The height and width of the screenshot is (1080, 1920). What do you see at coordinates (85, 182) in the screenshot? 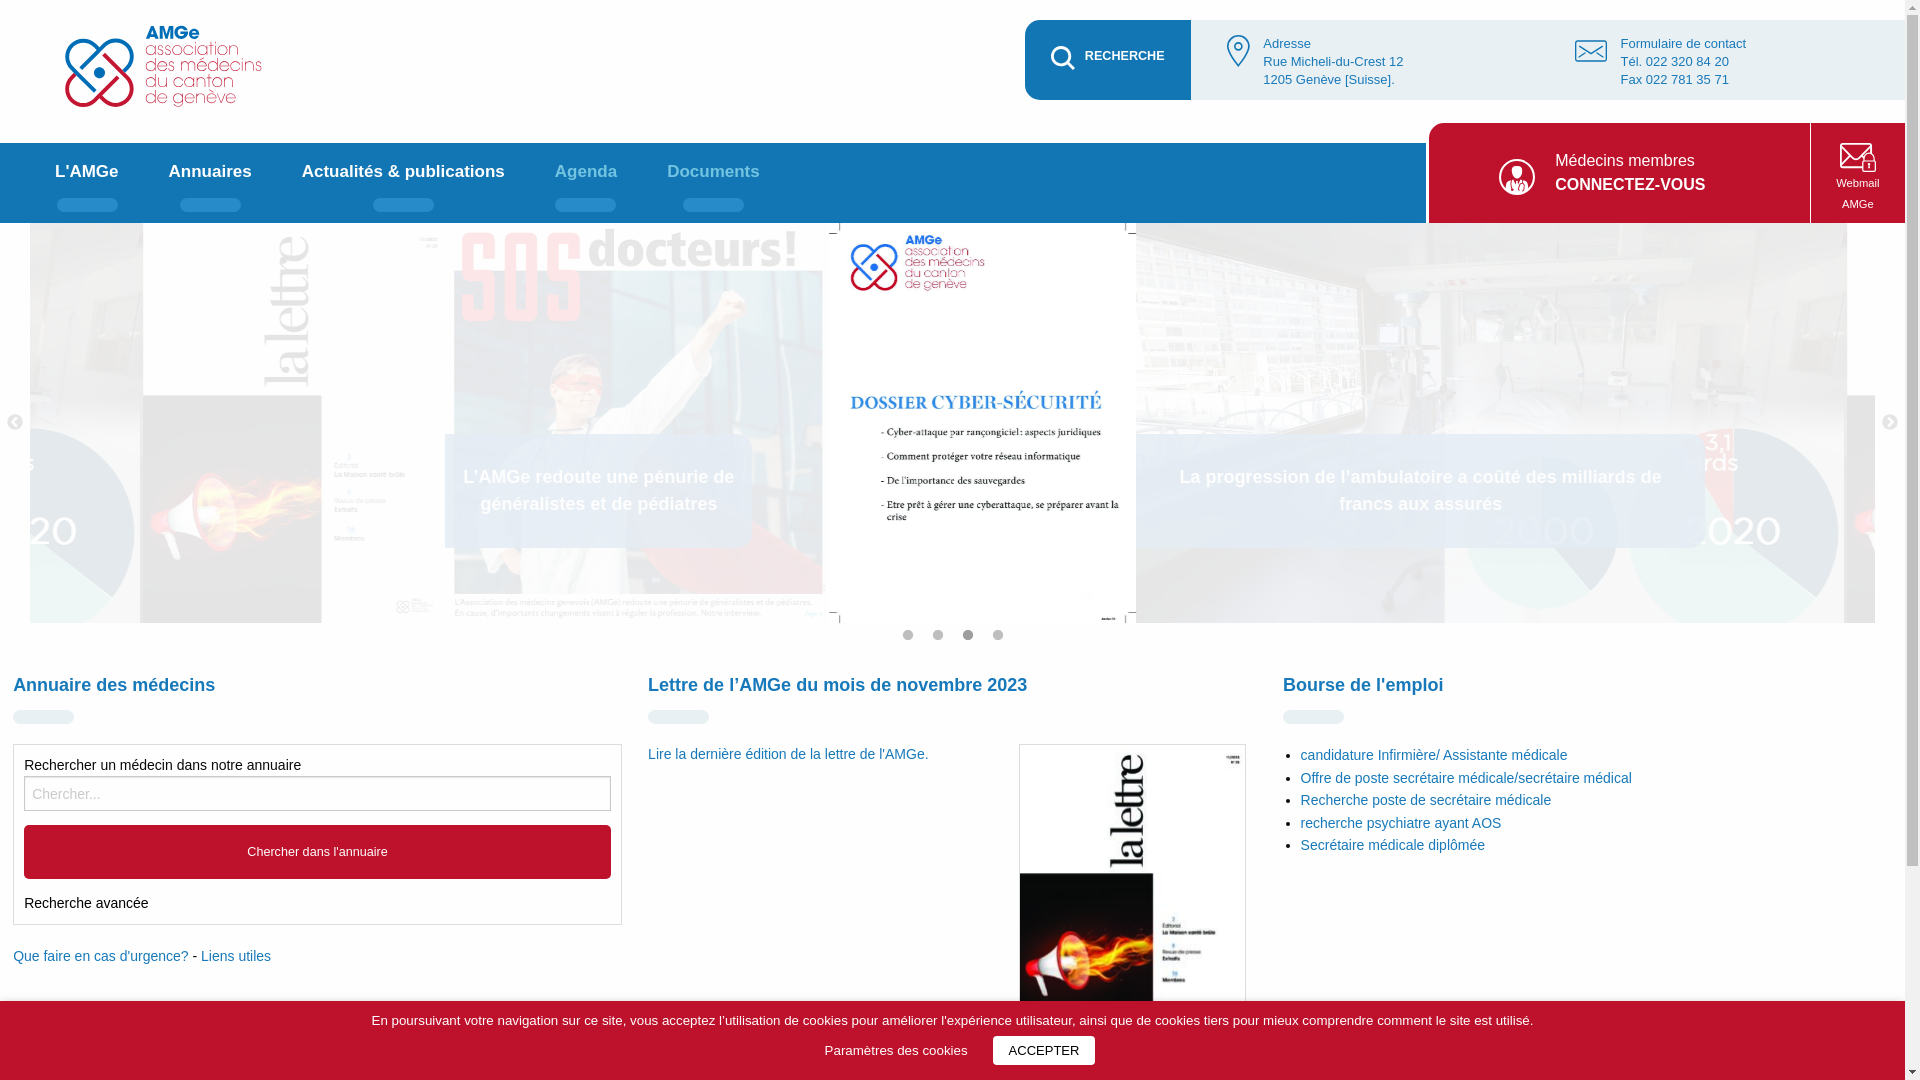
I see `'L'AMGe'` at bounding box center [85, 182].